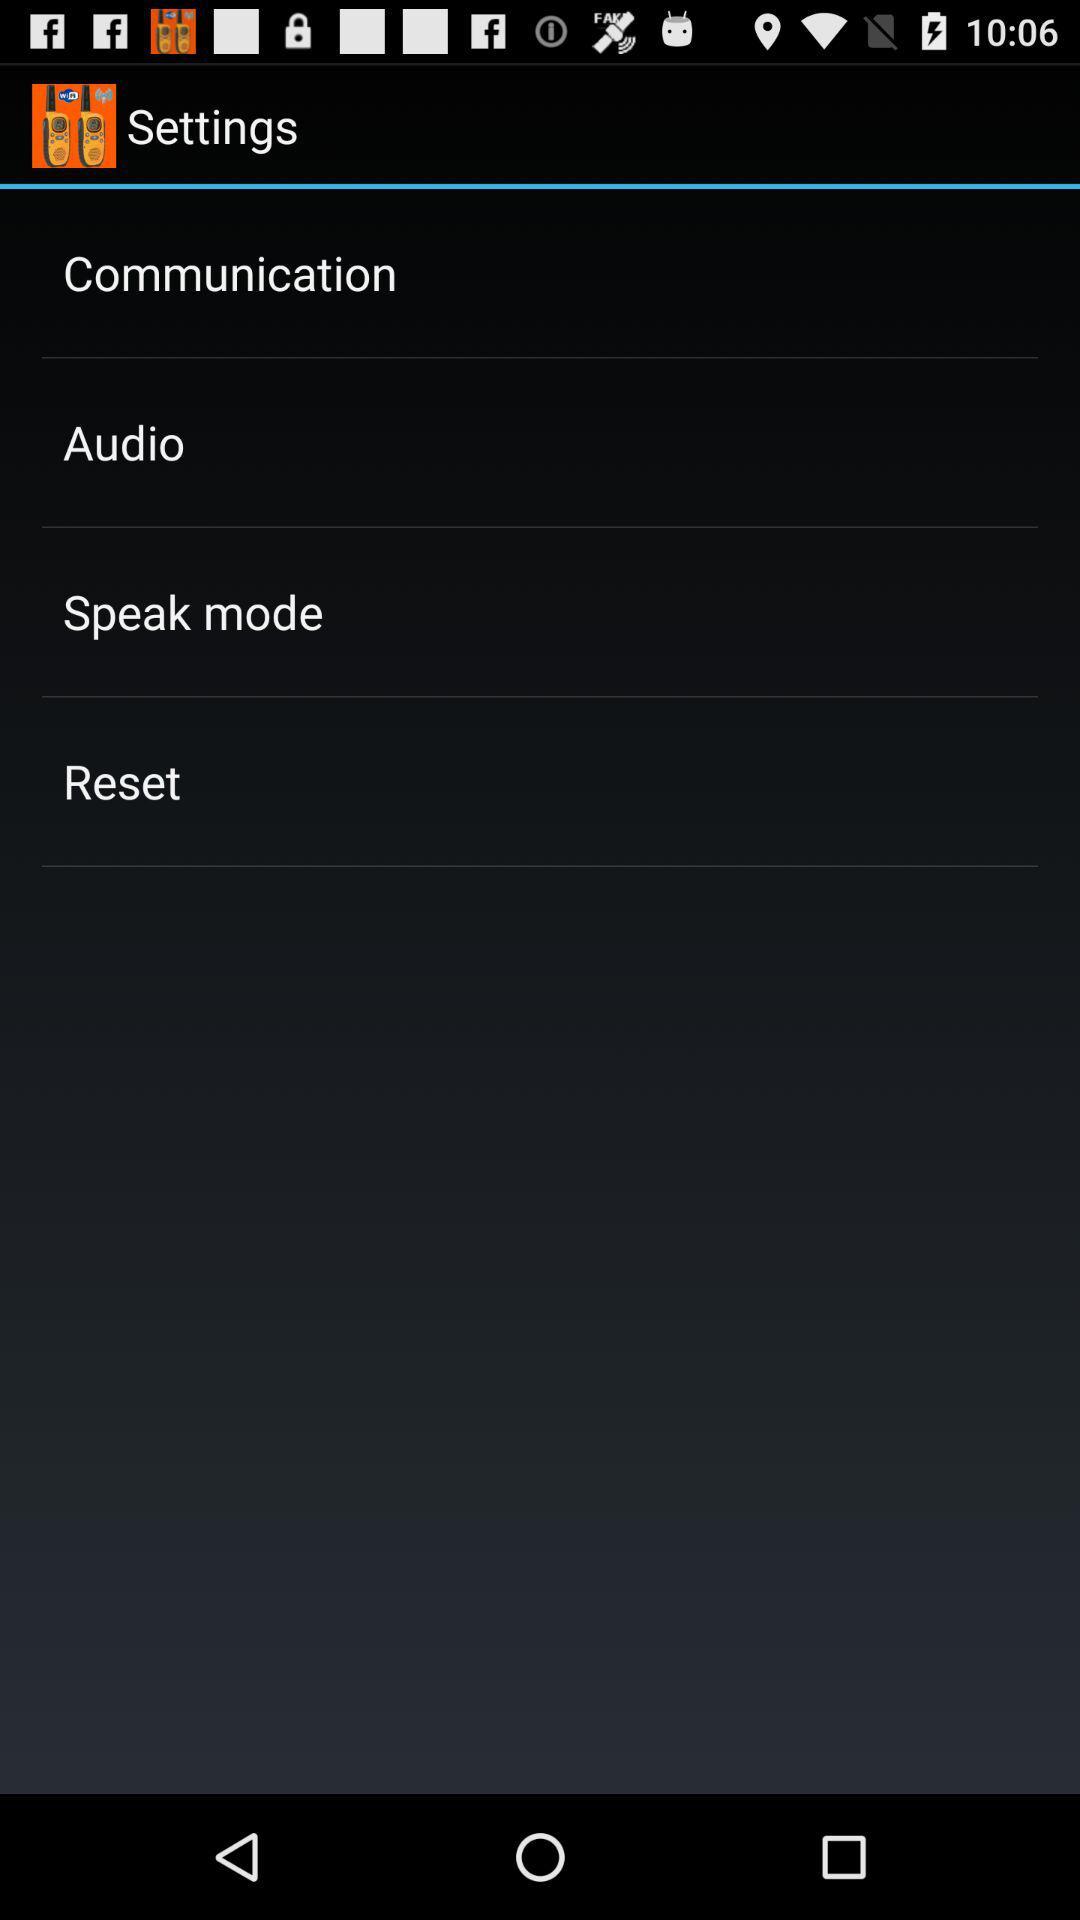 This screenshot has height=1920, width=1080. I want to click on the item on the left, so click(122, 780).